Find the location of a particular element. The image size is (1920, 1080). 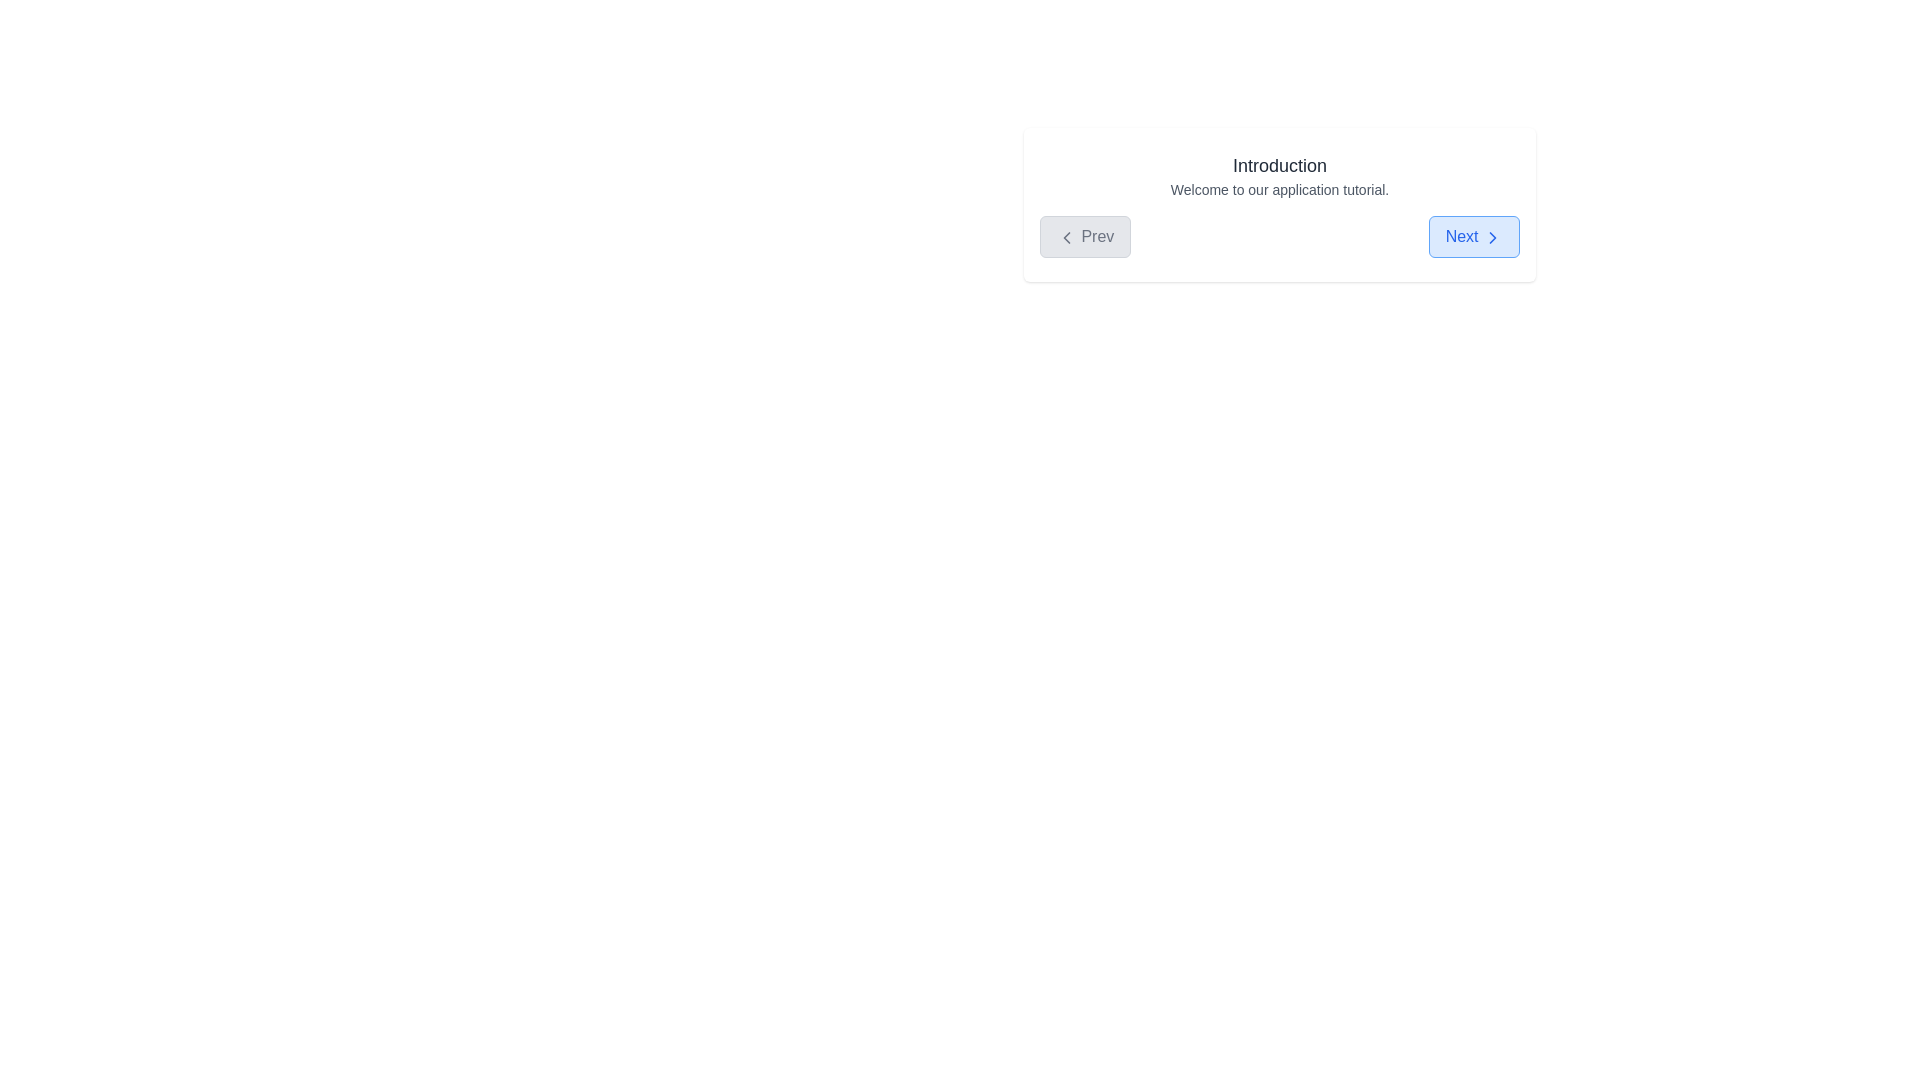

the right-pointing chevron icon located within the 'Next' button is located at coordinates (1492, 235).